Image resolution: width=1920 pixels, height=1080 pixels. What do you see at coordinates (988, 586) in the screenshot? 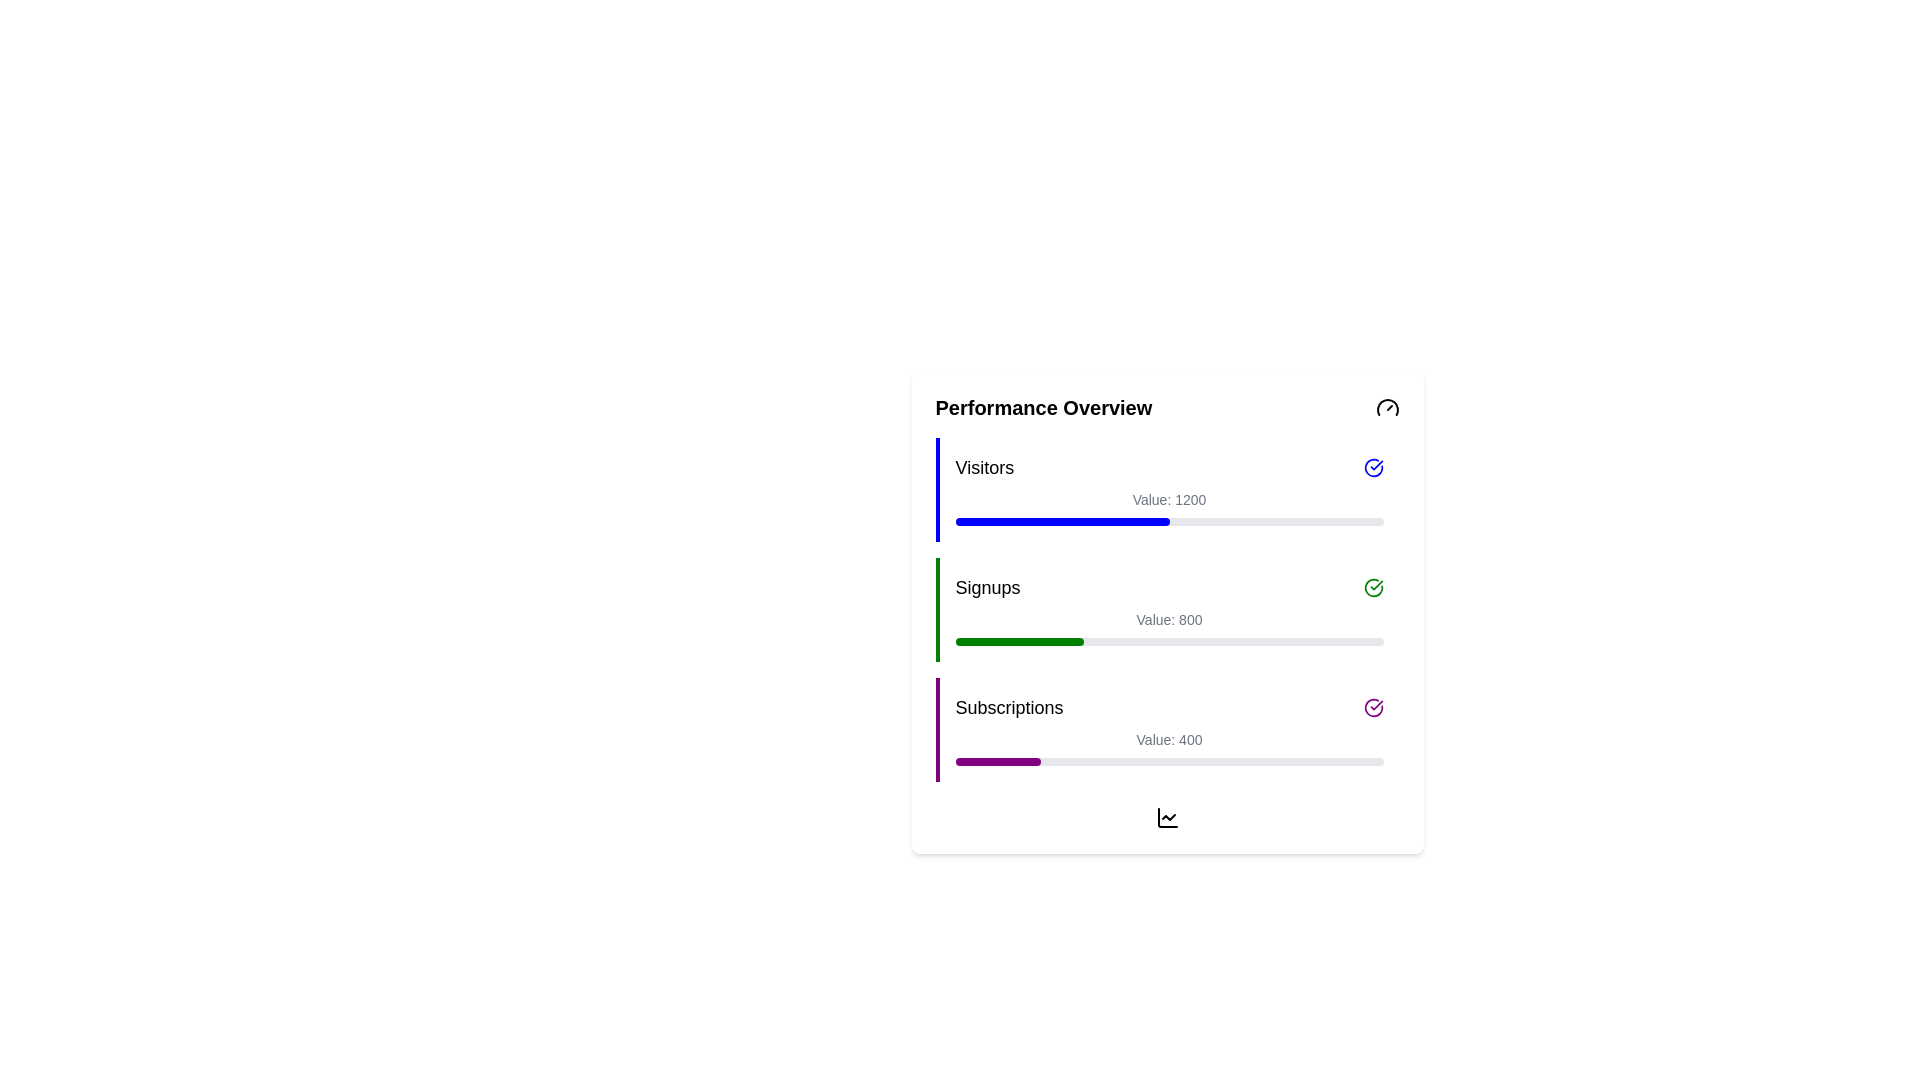
I see `the 'Signups' text label, which is displayed in bold font and positioned above the green progress bar and below the 'Visitors' label` at bounding box center [988, 586].